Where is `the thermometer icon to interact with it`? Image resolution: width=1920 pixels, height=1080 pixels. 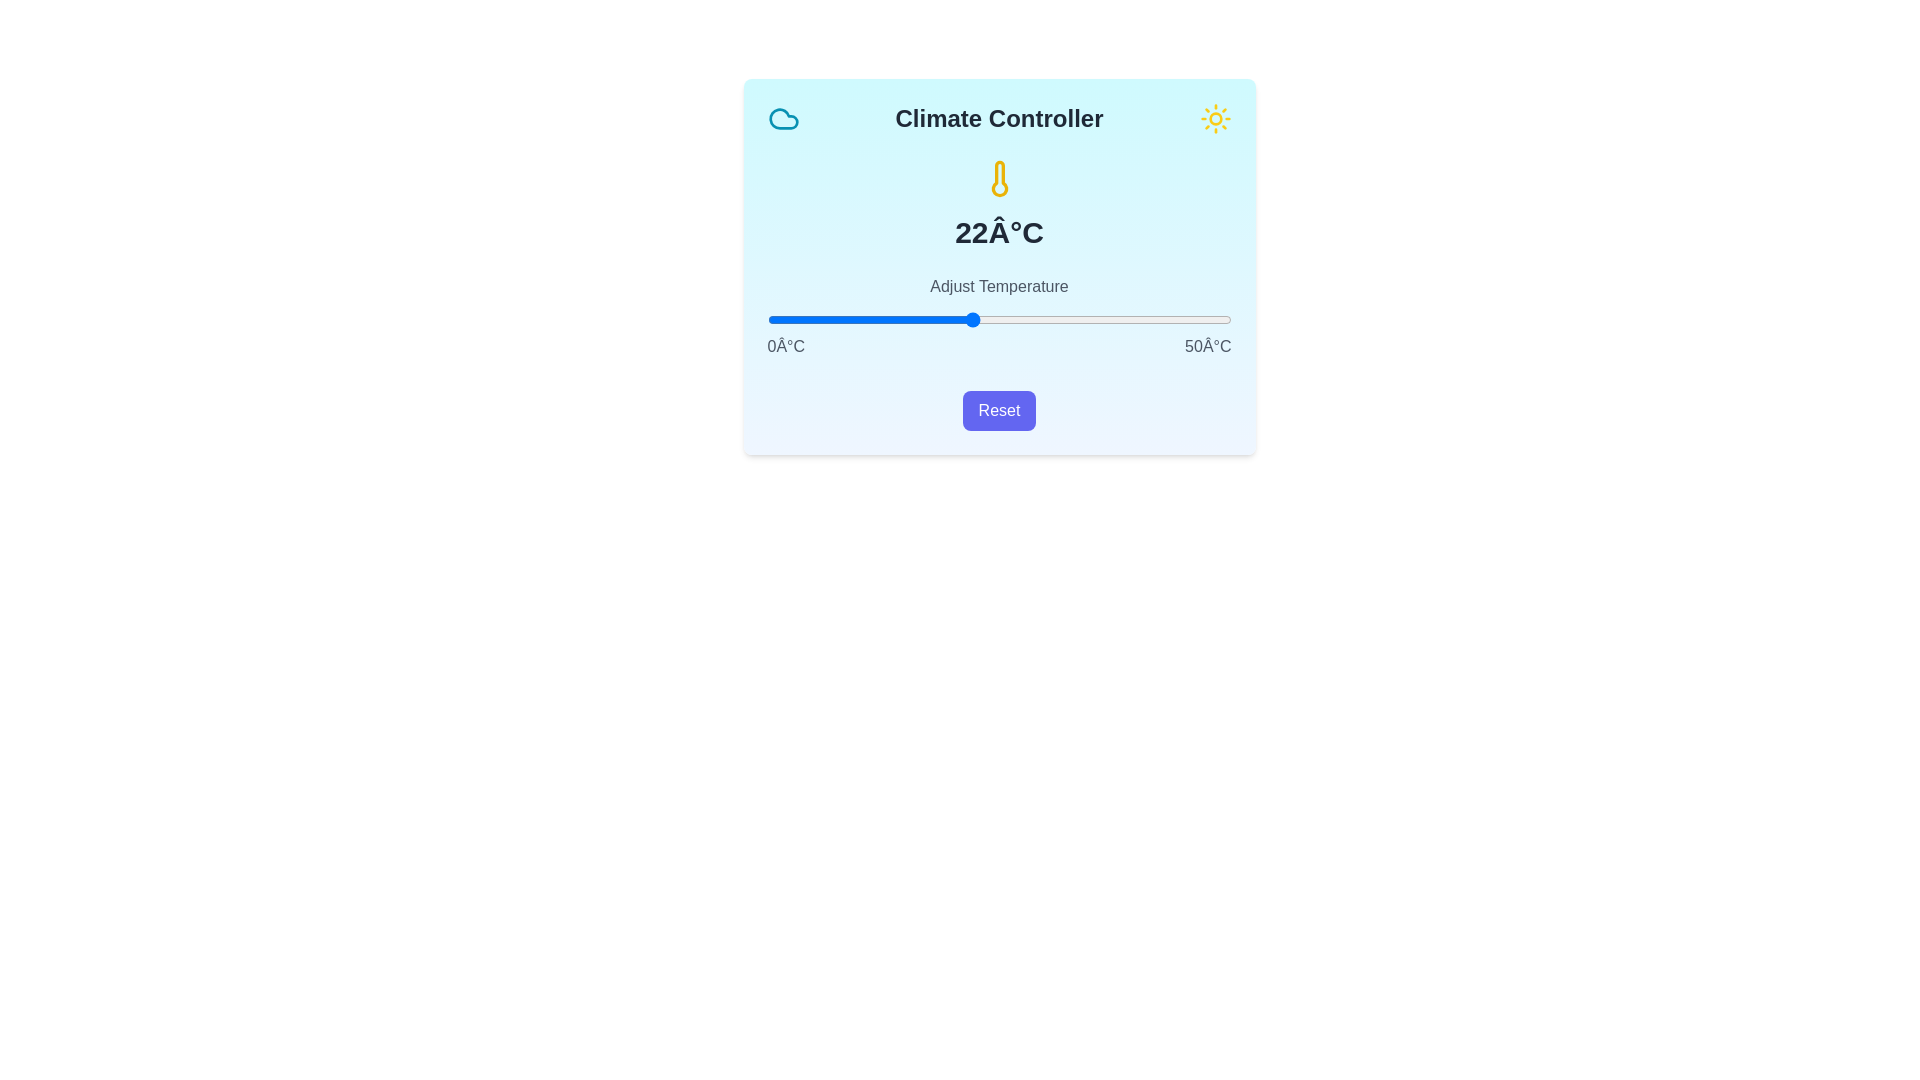 the thermometer icon to interact with it is located at coordinates (999, 177).